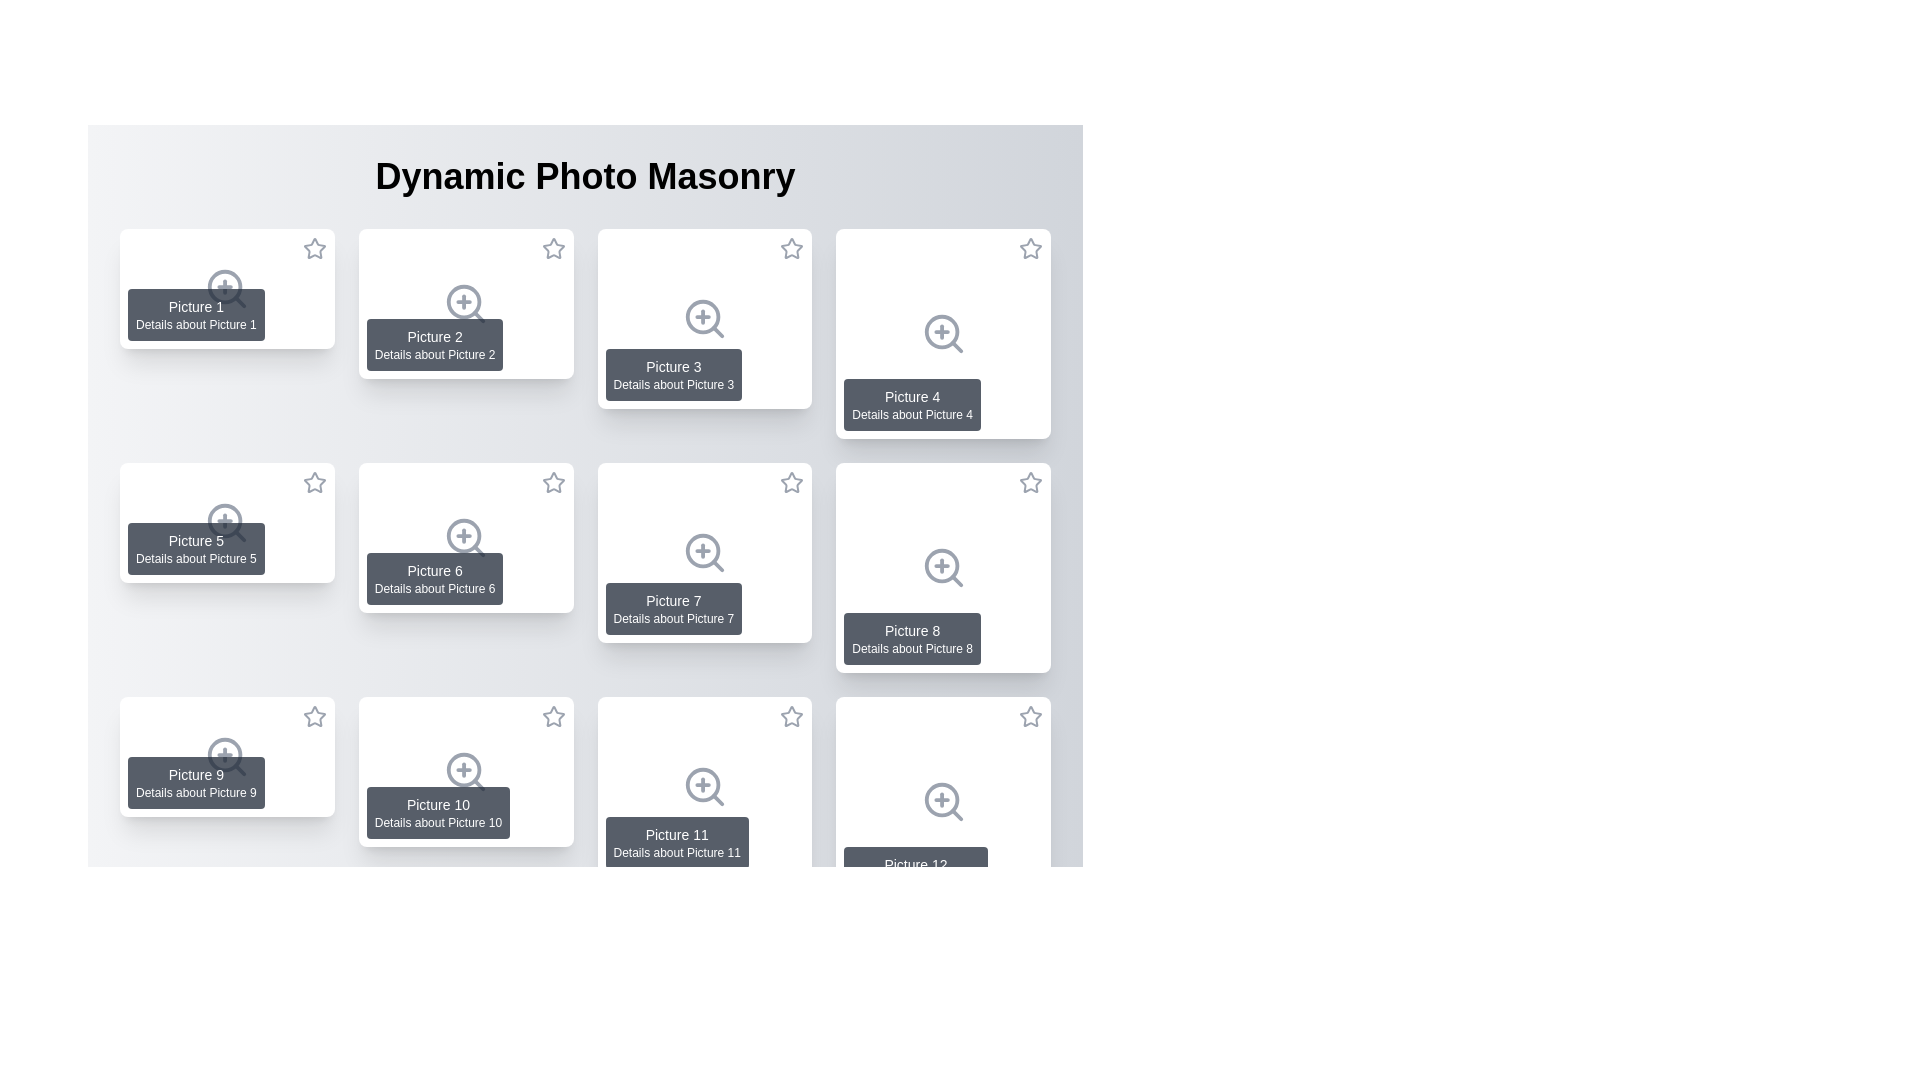 This screenshot has width=1920, height=1080. Describe the element at coordinates (704, 318) in the screenshot. I see `the magnifying glass icon located at the center of the card with a white background and rounded corners, which contains the texts 'Picture 3' and 'Details about Picture 3'` at that location.